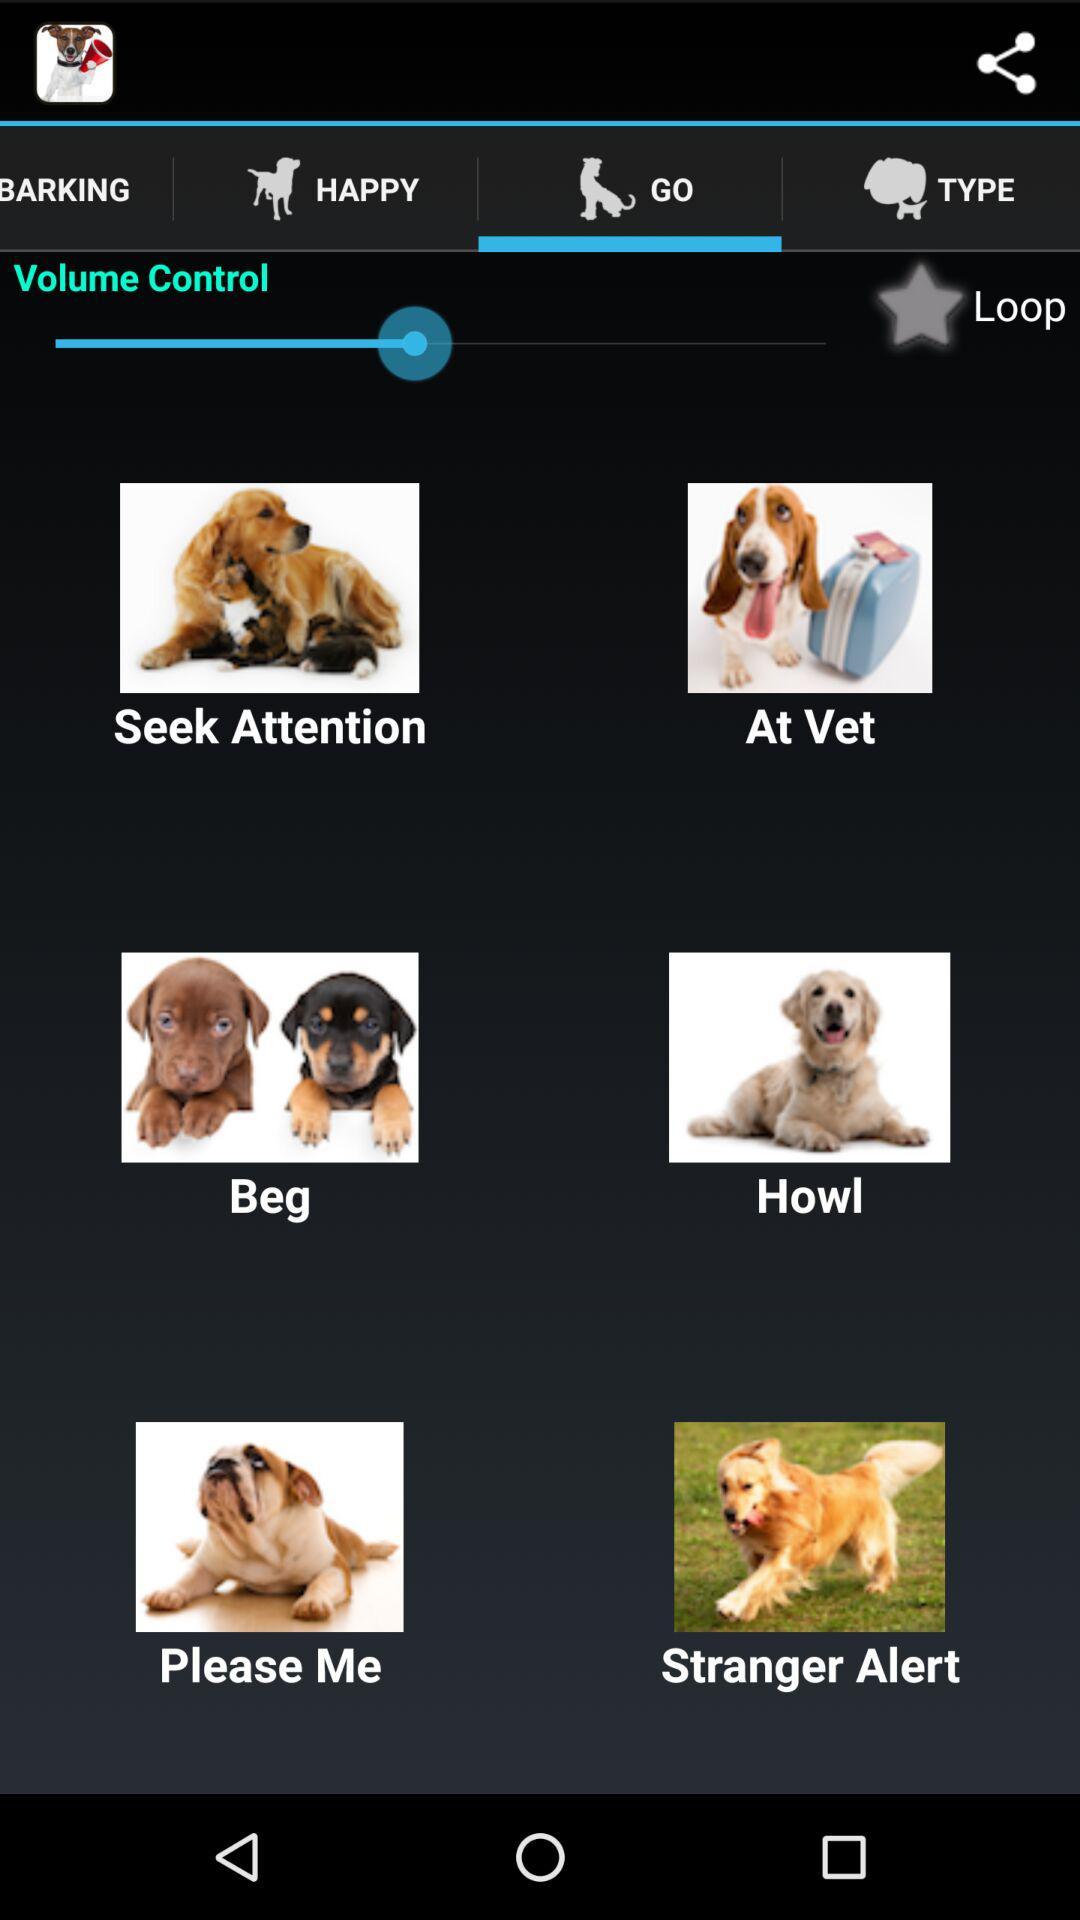 The width and height of the screenshot is (1080, 1920). Describe the element at coordinates (966, 303) in the screenshot. I see `icon to the right of volume control` at that location.